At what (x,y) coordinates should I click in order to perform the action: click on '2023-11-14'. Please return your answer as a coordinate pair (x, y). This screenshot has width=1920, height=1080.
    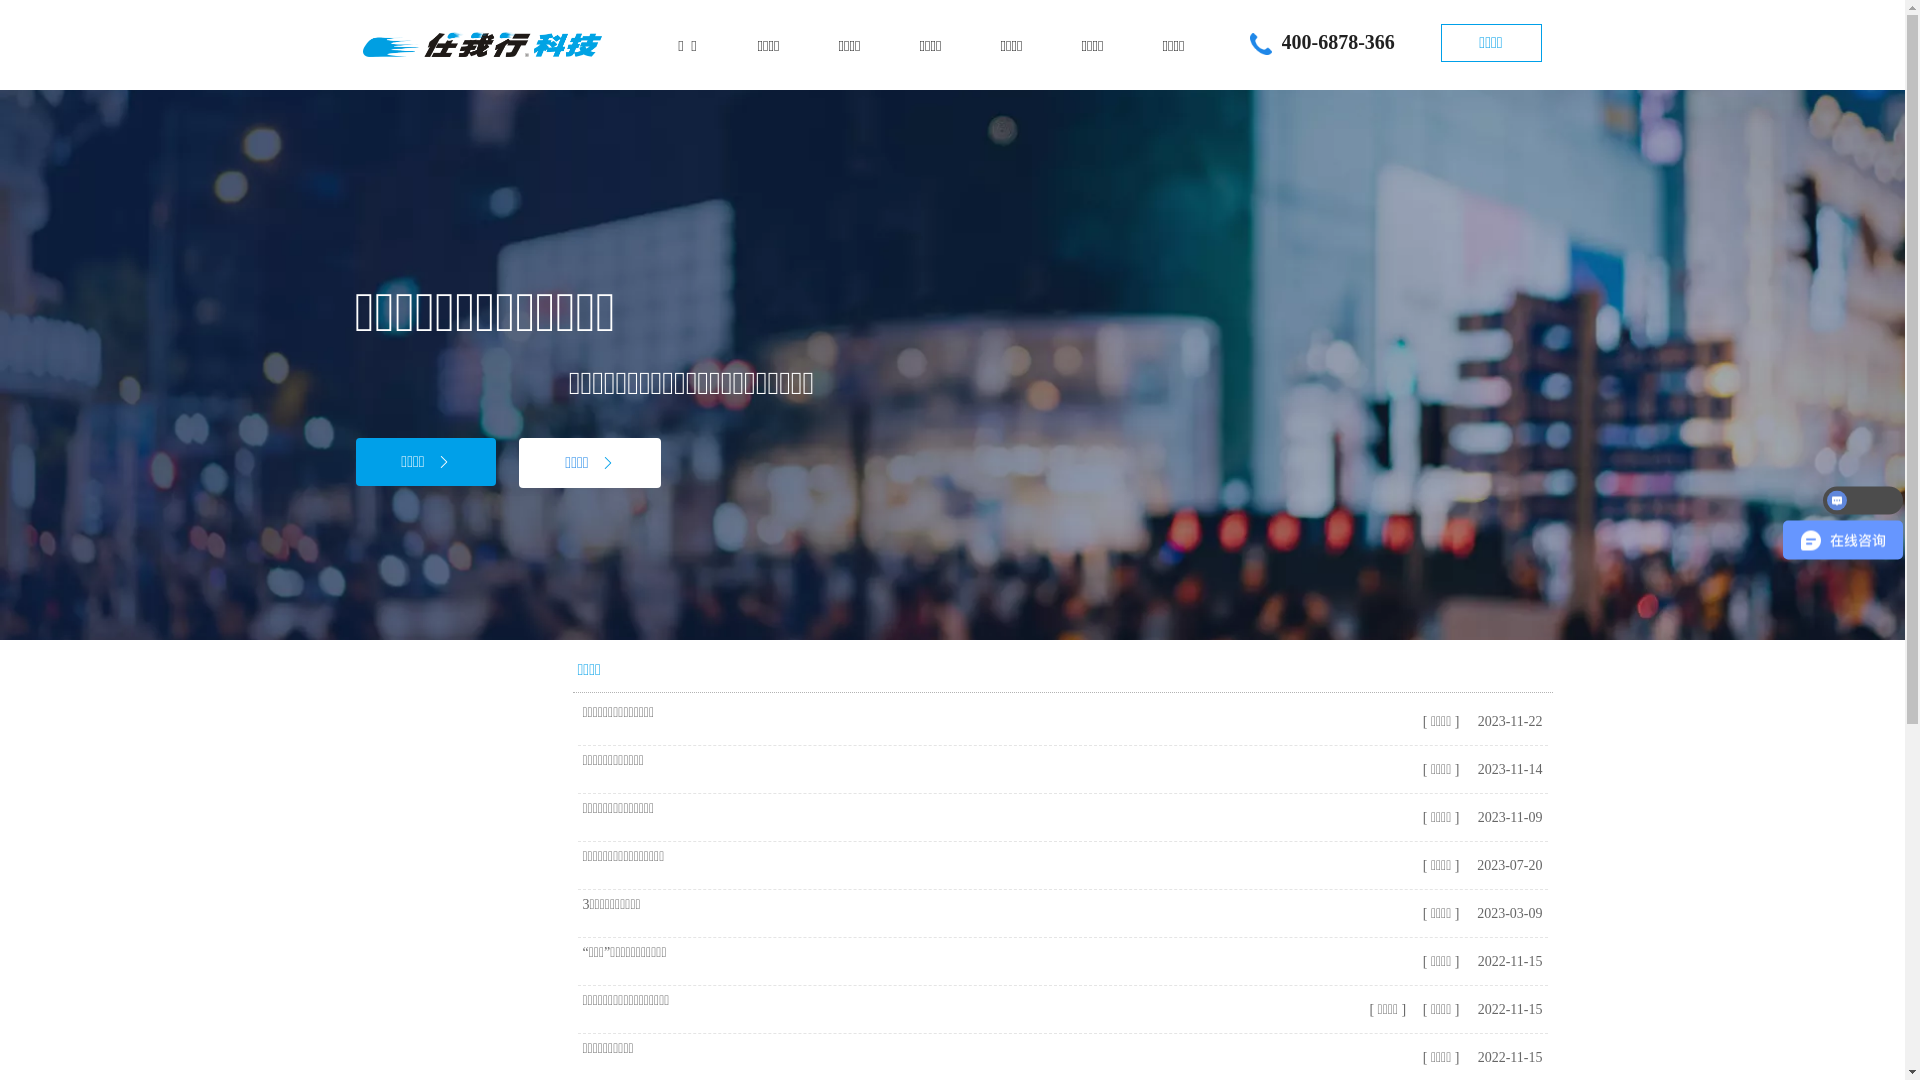
    Looking at the image, I should click on (1507, 768).